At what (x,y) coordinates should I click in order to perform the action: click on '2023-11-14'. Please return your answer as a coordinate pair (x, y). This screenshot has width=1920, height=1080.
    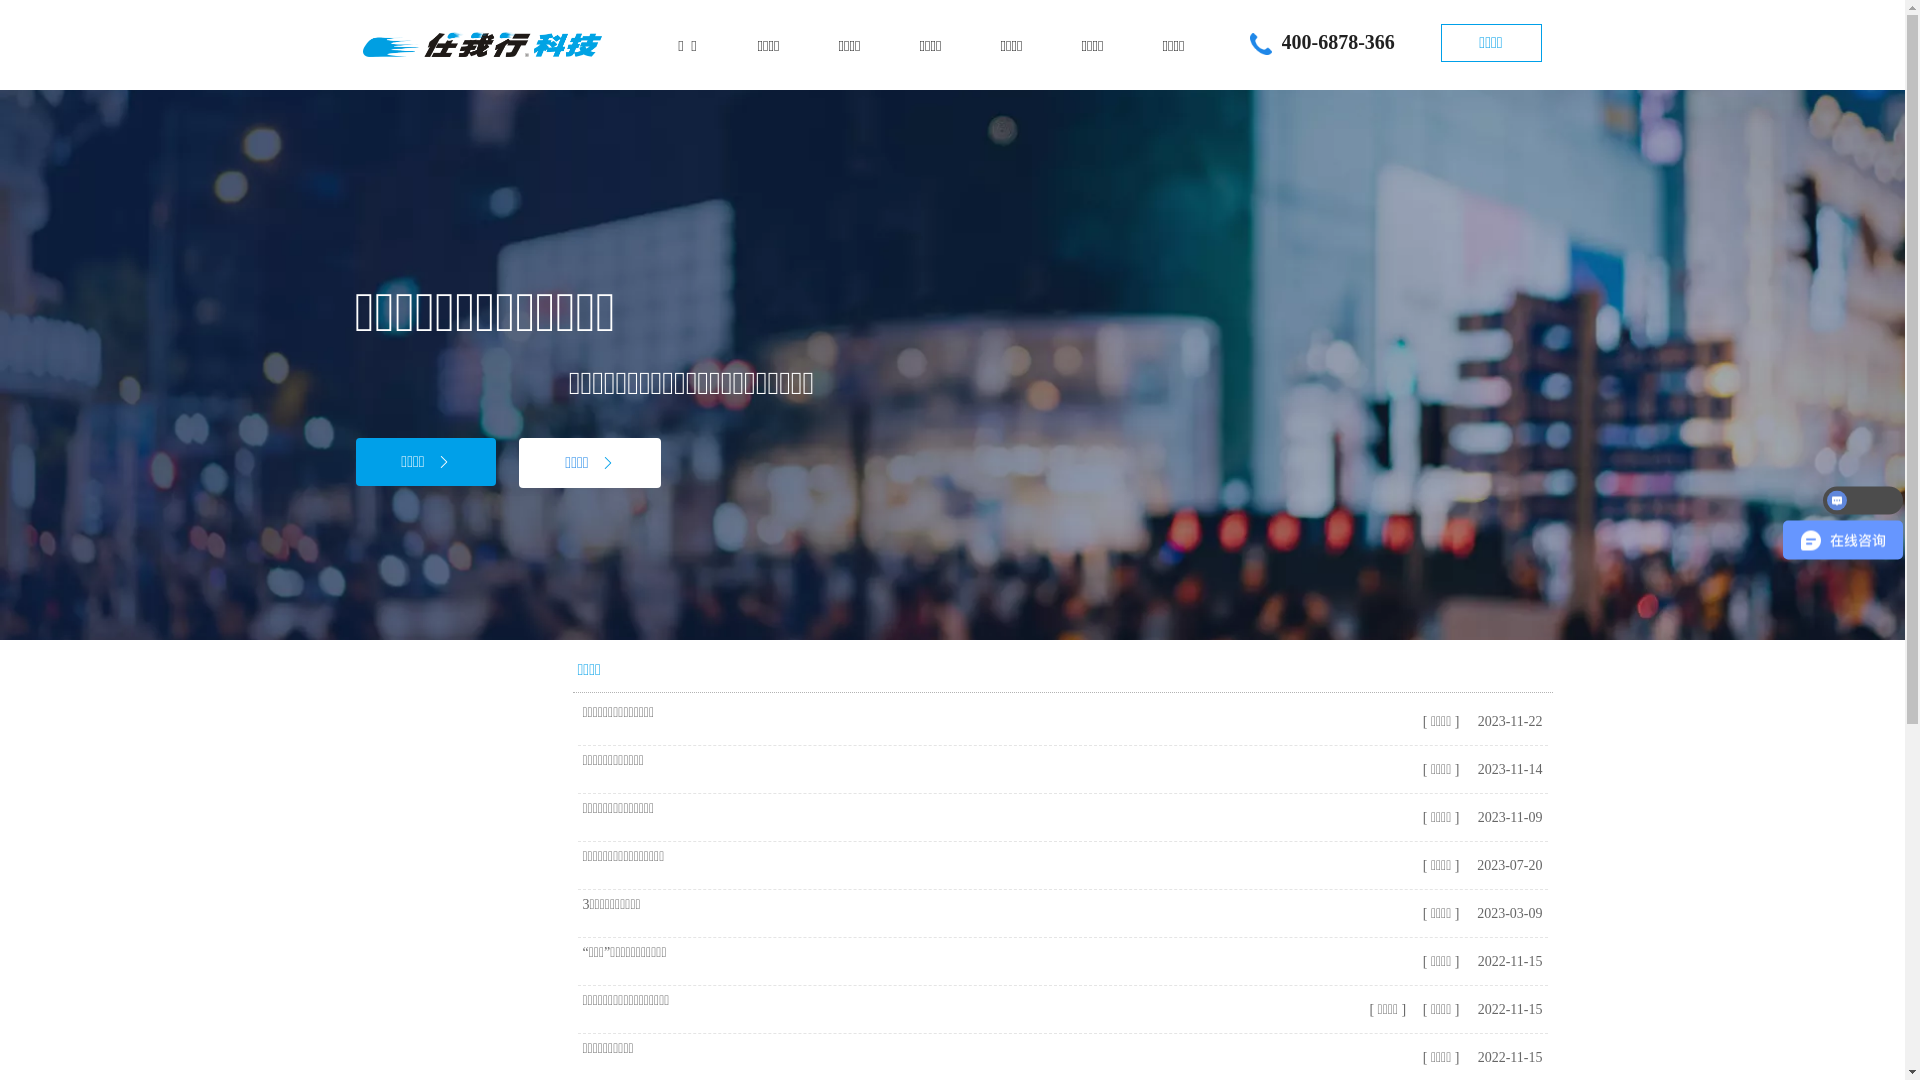
    Looking at the image, I should click on (1507, 768).